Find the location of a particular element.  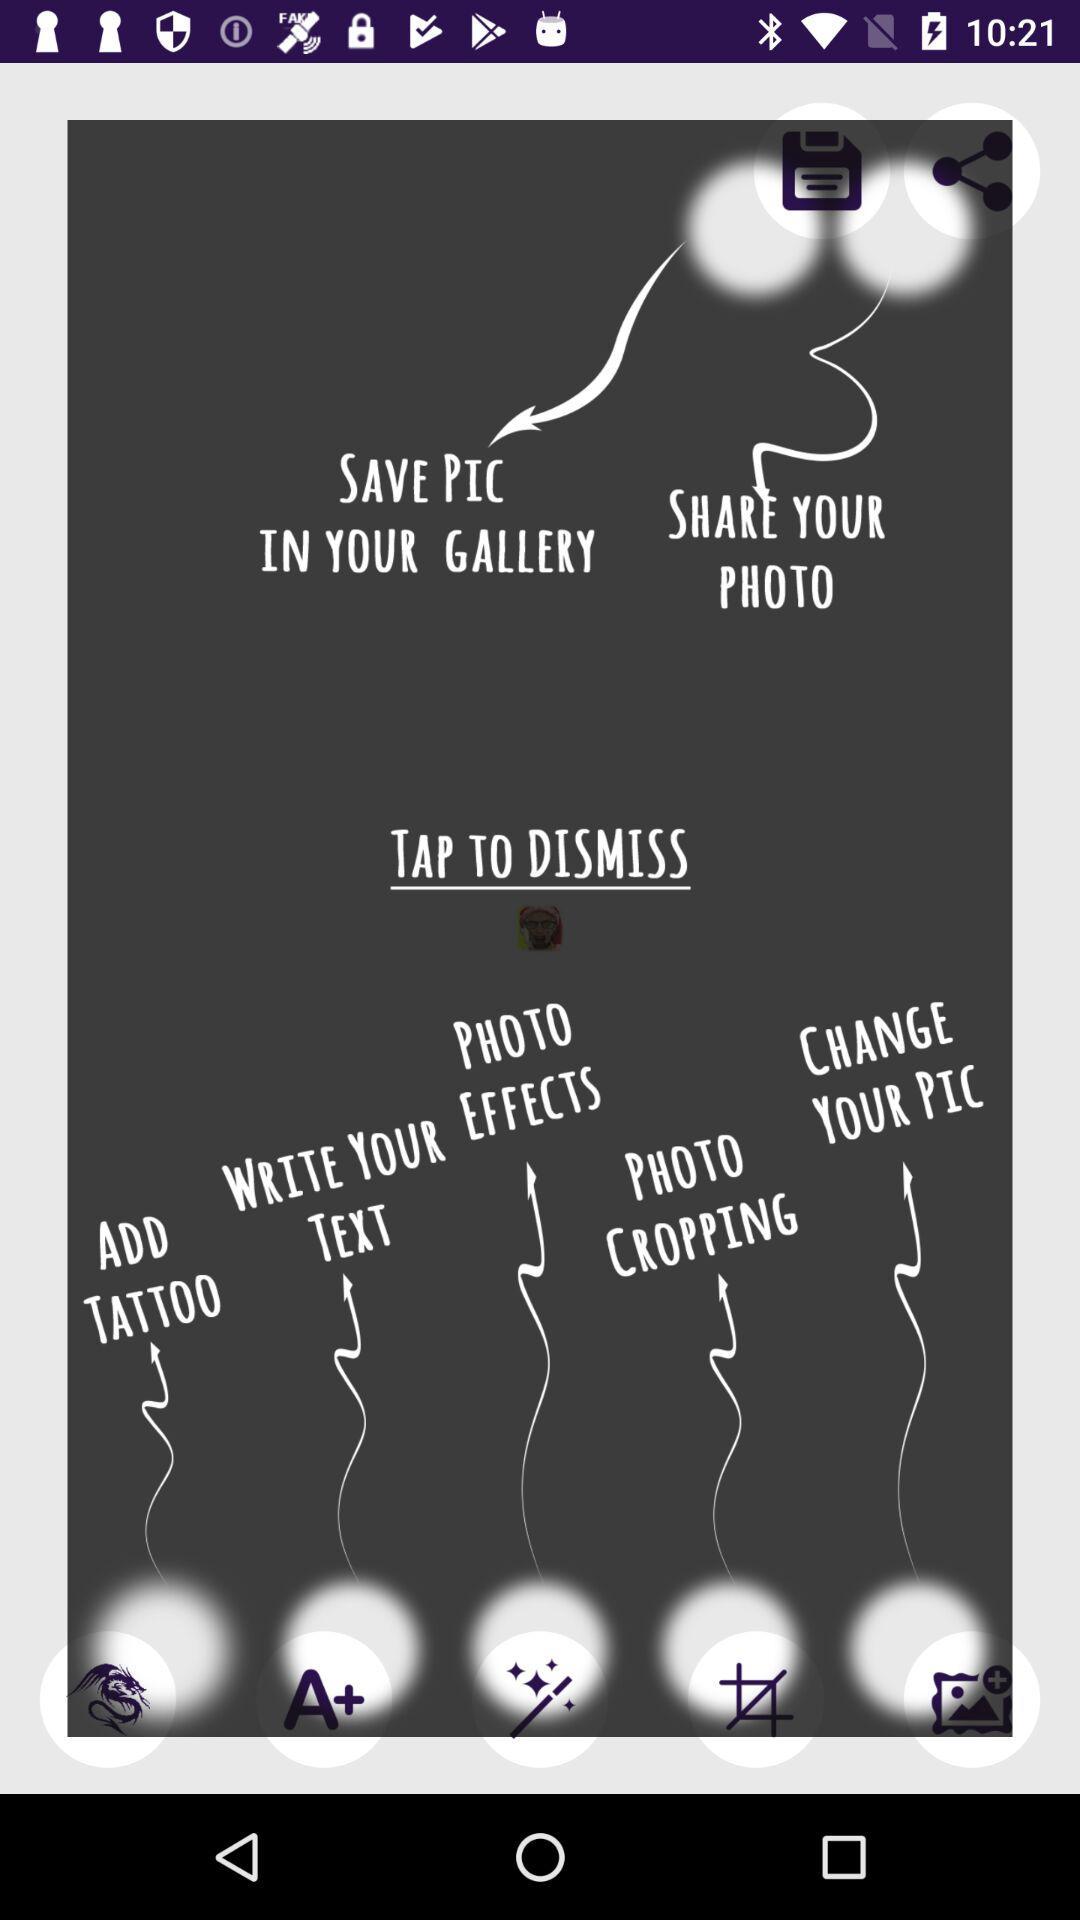

the share icon is located at coordinates (971, 171).